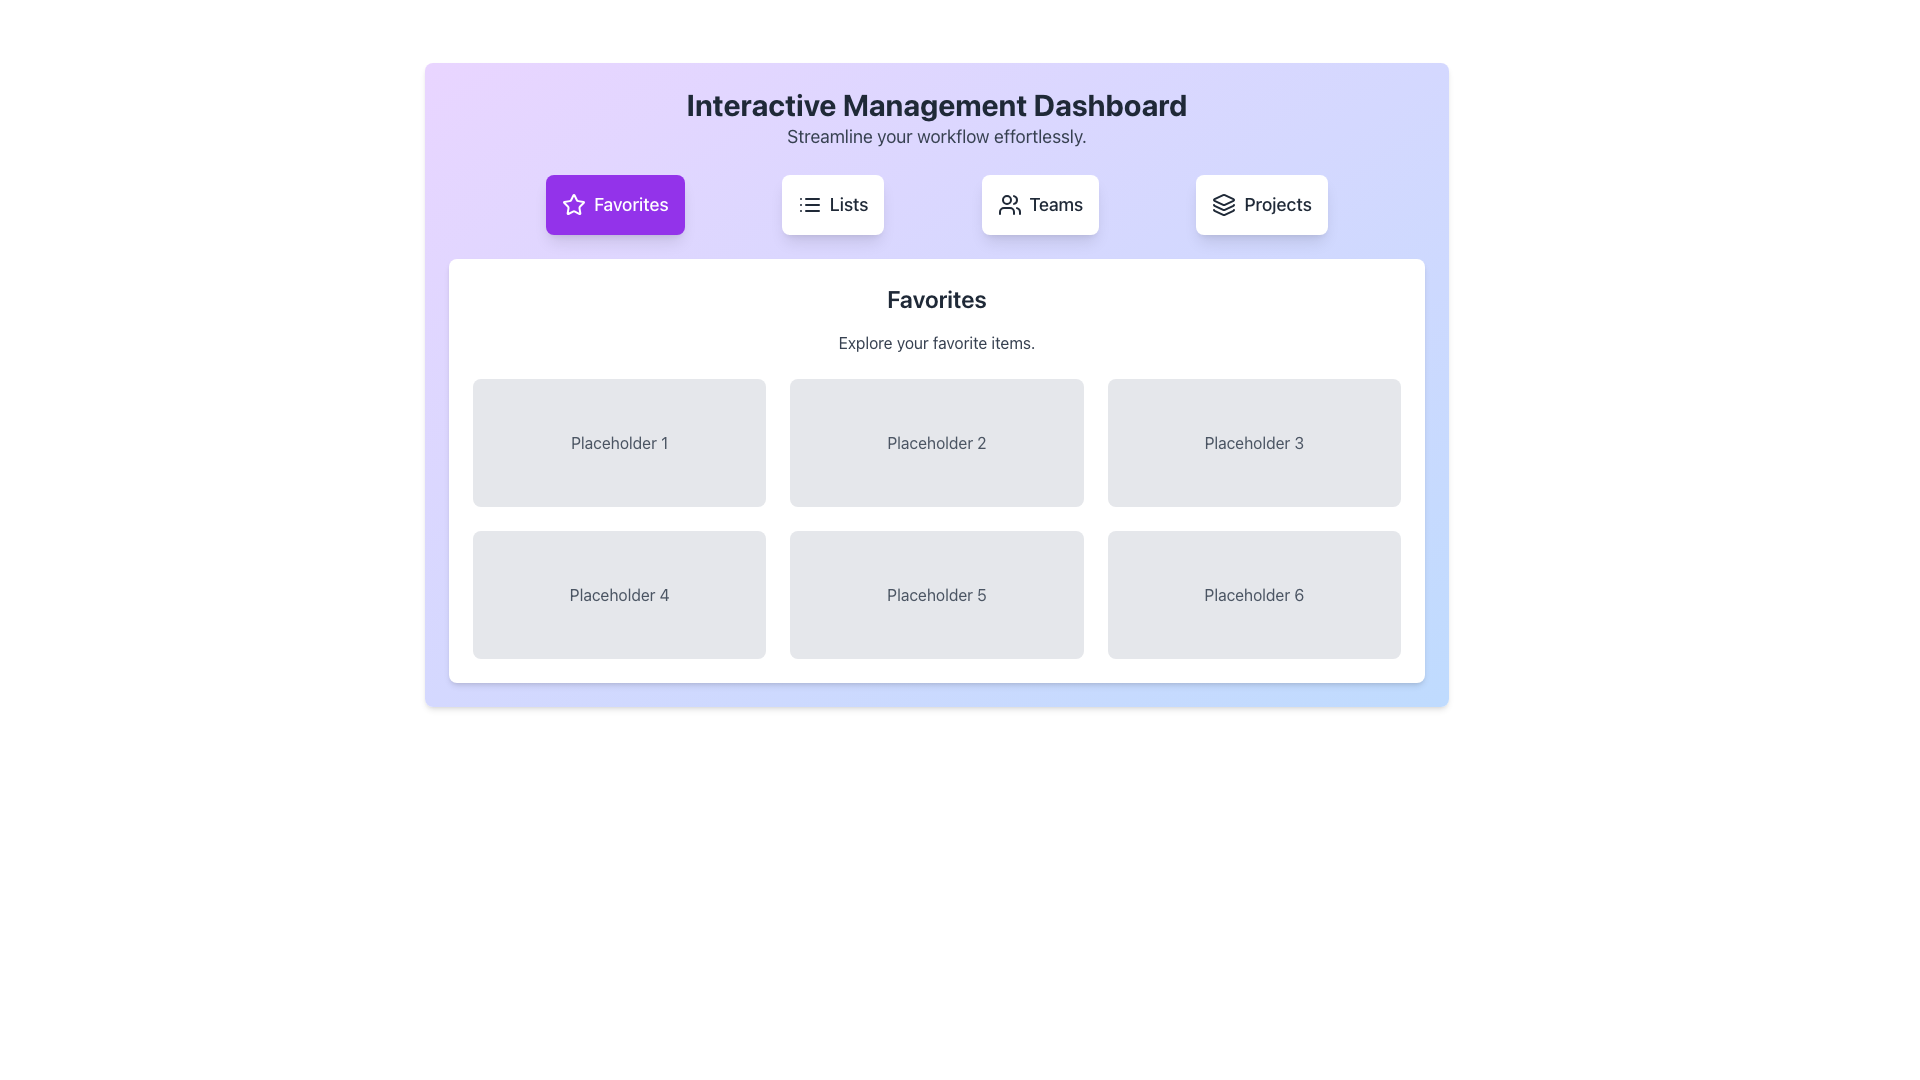 The height and width of the screenshot is (1080, 1920). I want to click on the list icon, which is a minimalistic SVG representation of three horizontal lines, located to the left of the 'Lists' label in the top navigation bar, so click(809, 204).